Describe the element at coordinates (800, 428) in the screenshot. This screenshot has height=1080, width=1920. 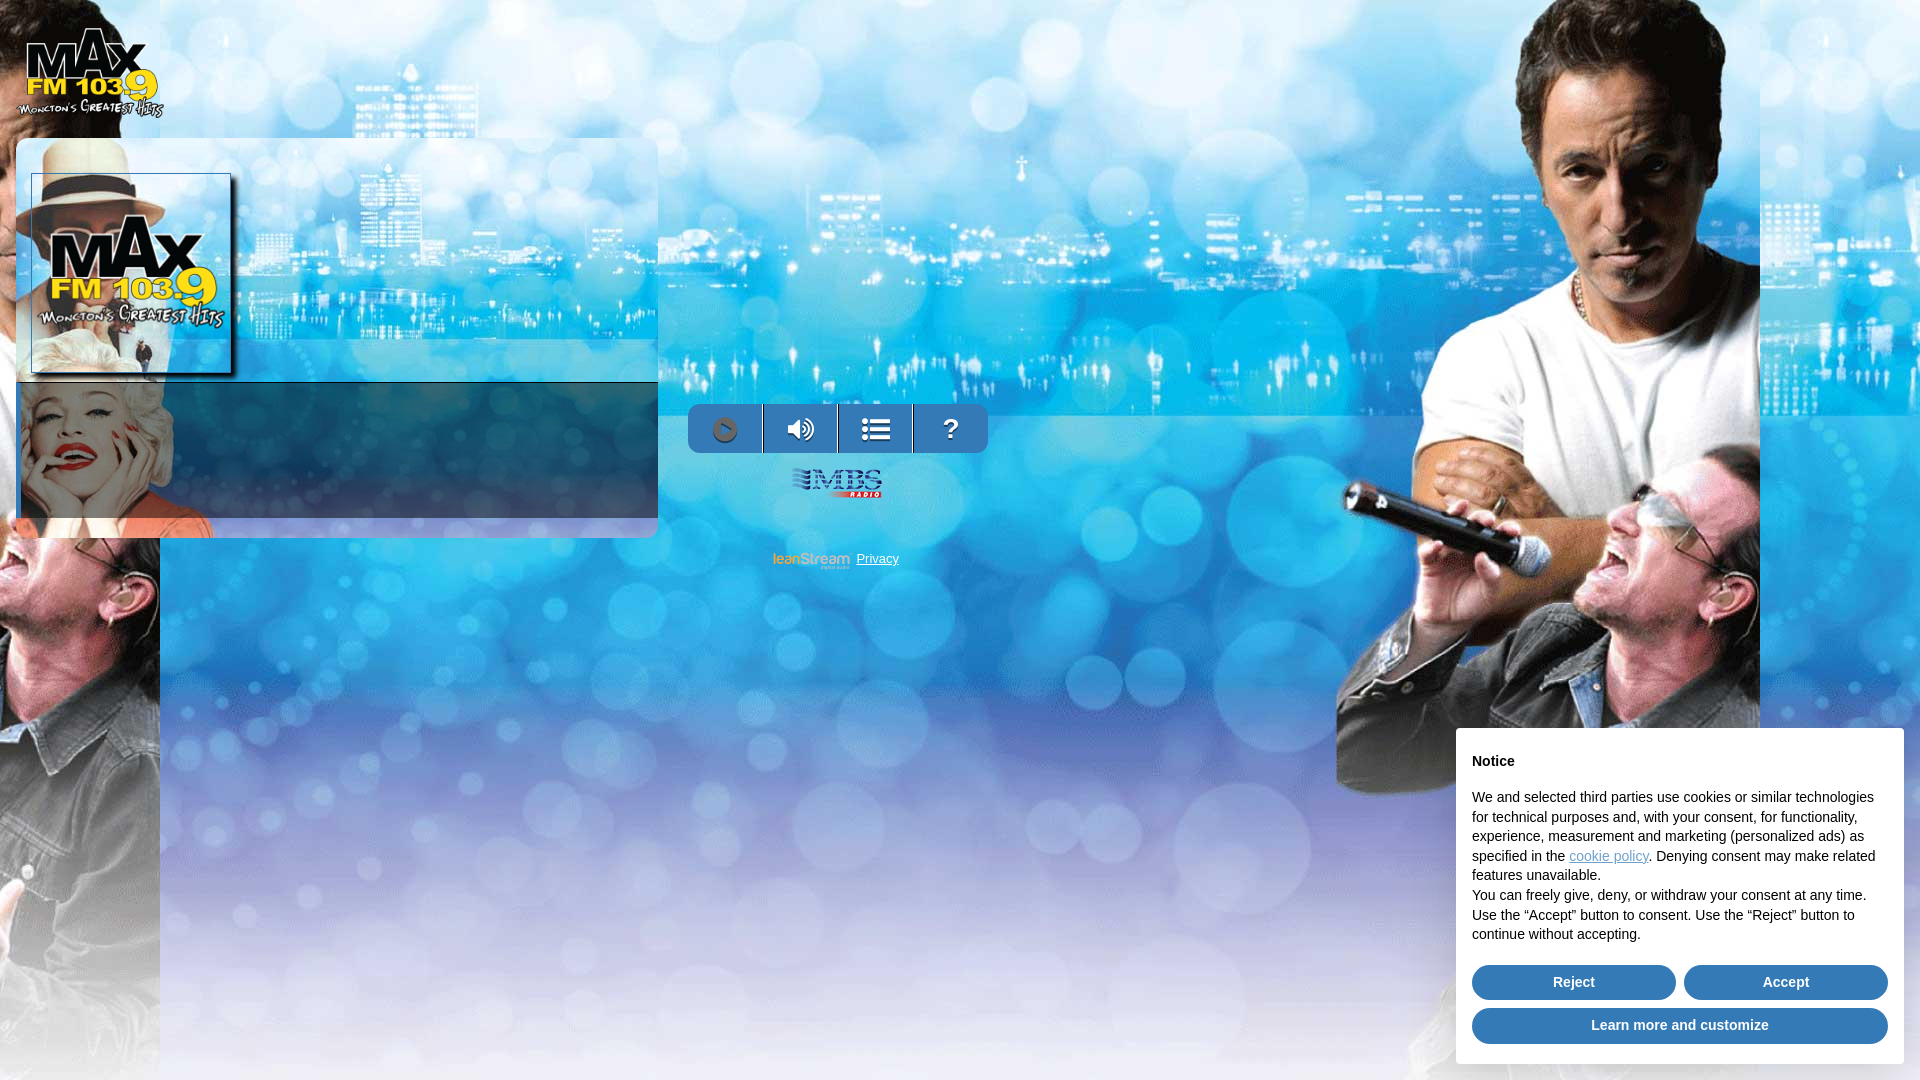
I see `'Volume'` at that location.